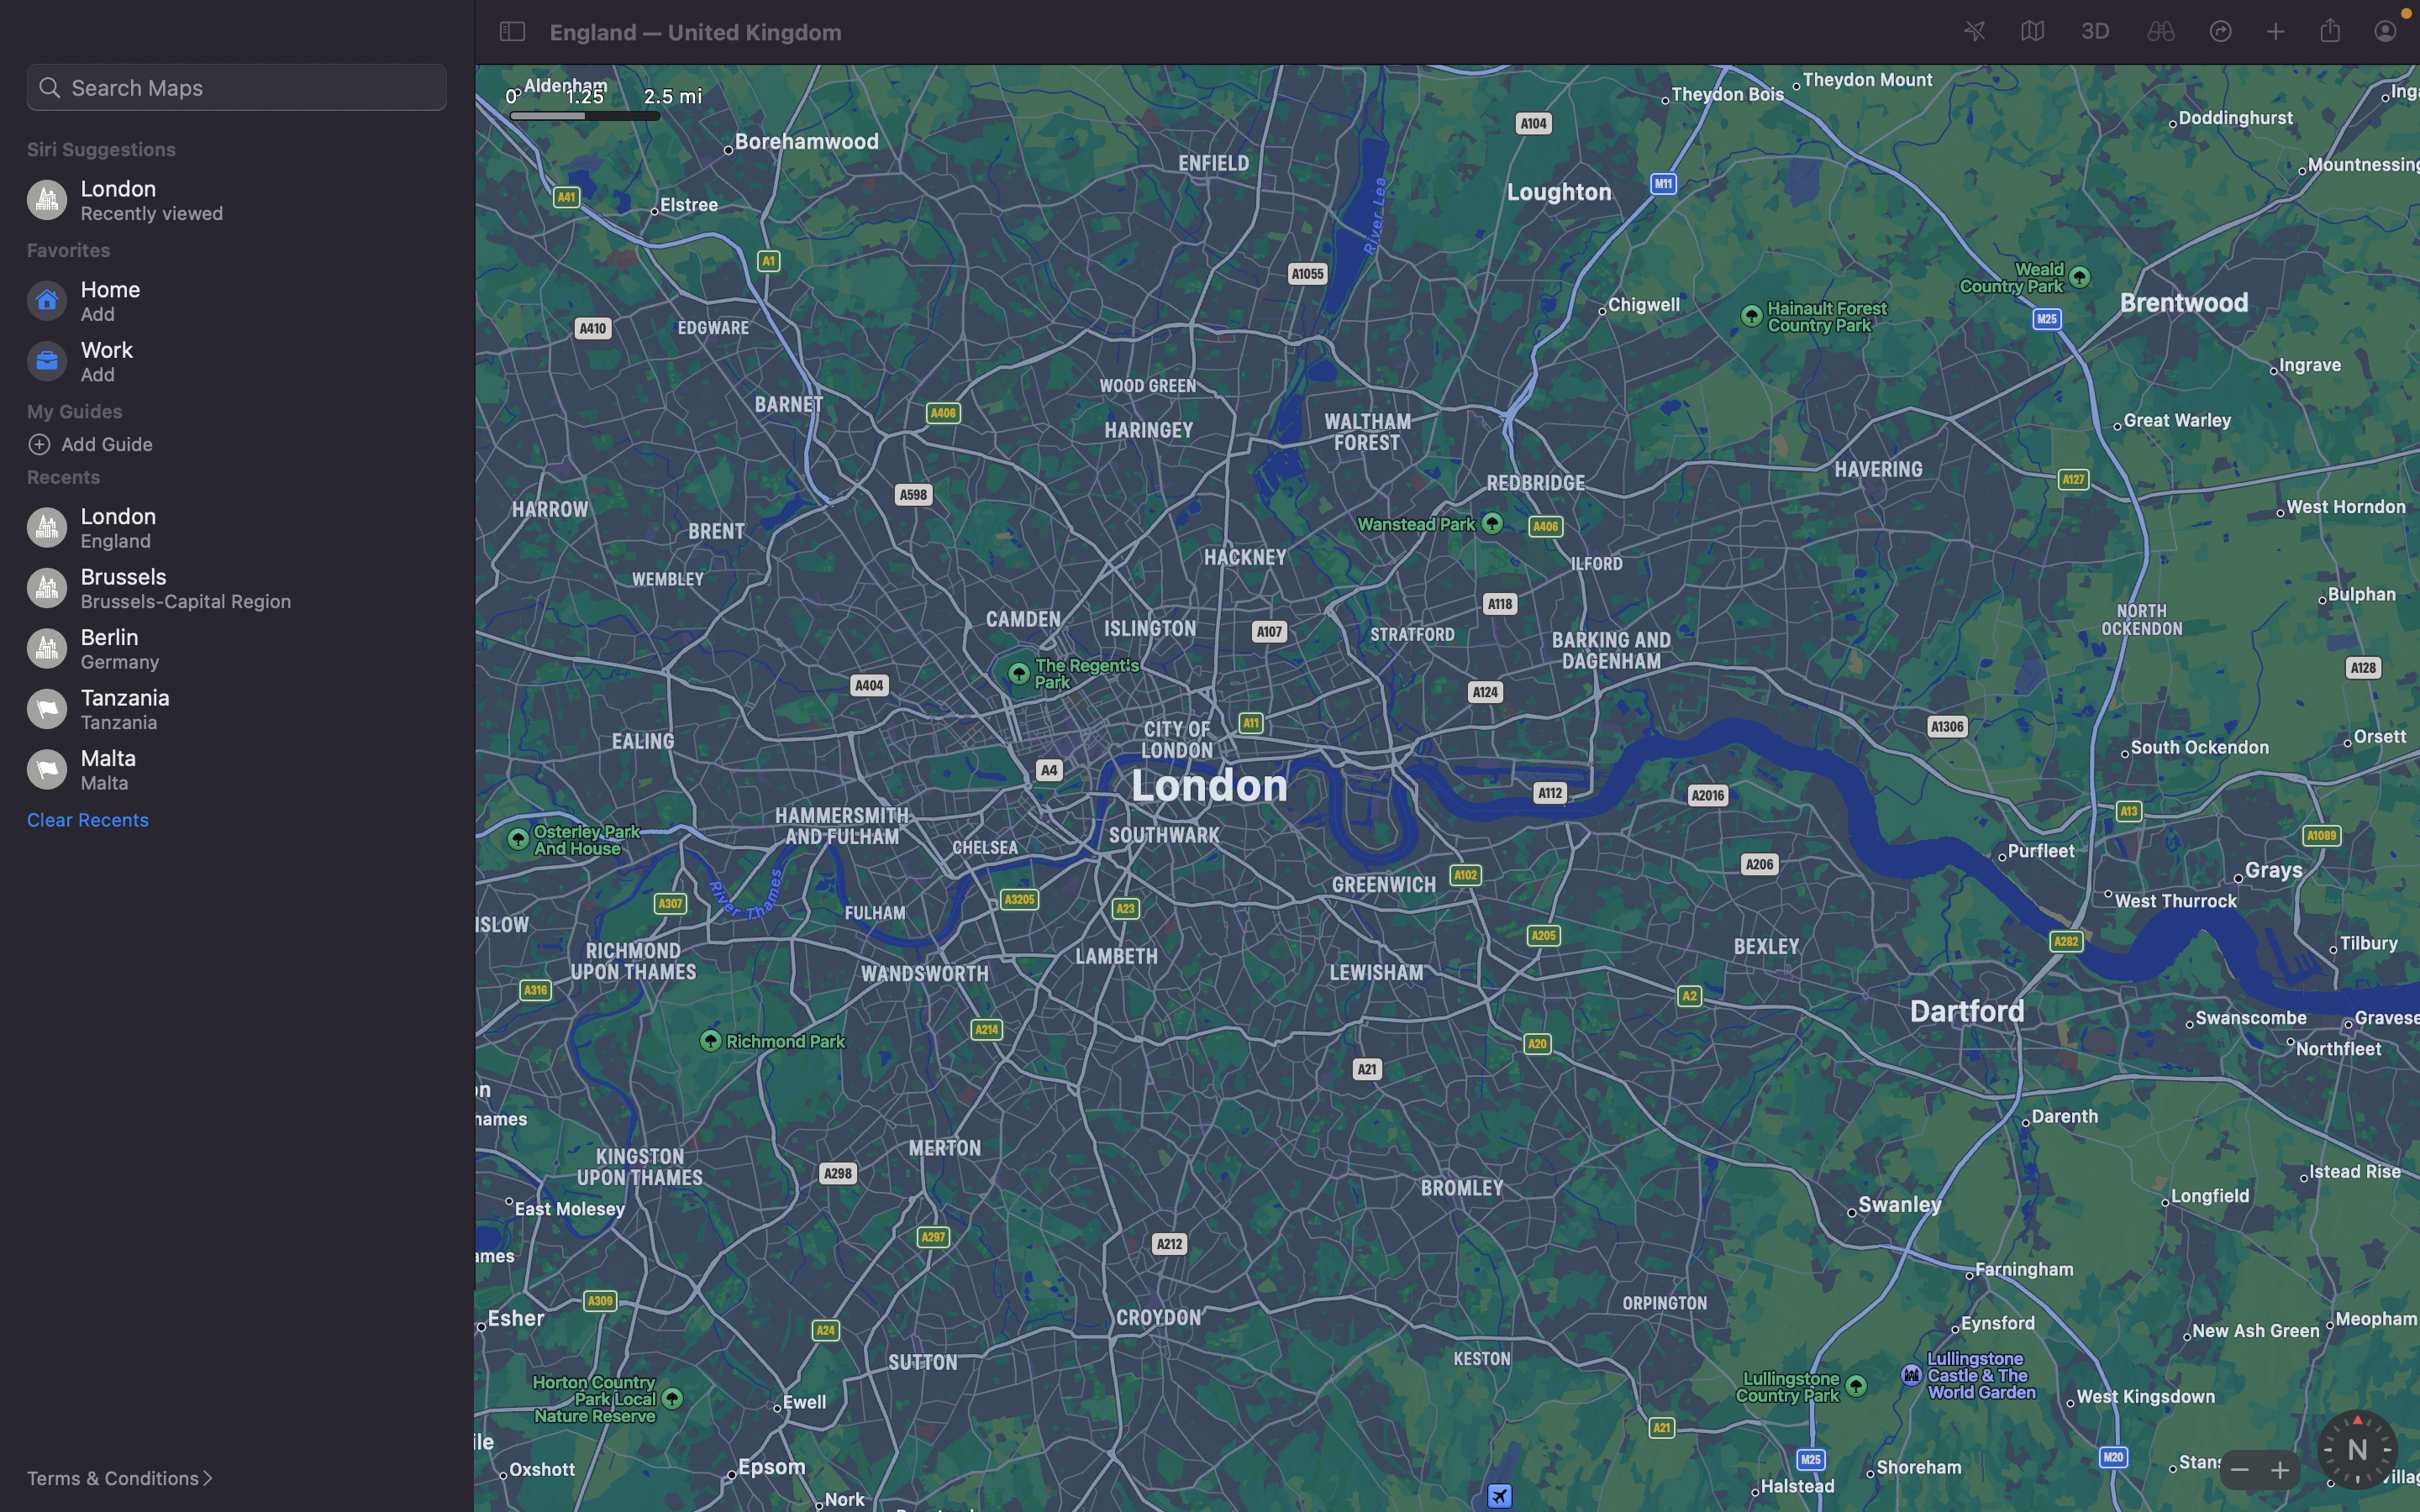 Image resolution: width=2420 pixels, height=1512 pixels. I want to click on Indicate your existing location on the map, so click(1975, 32).